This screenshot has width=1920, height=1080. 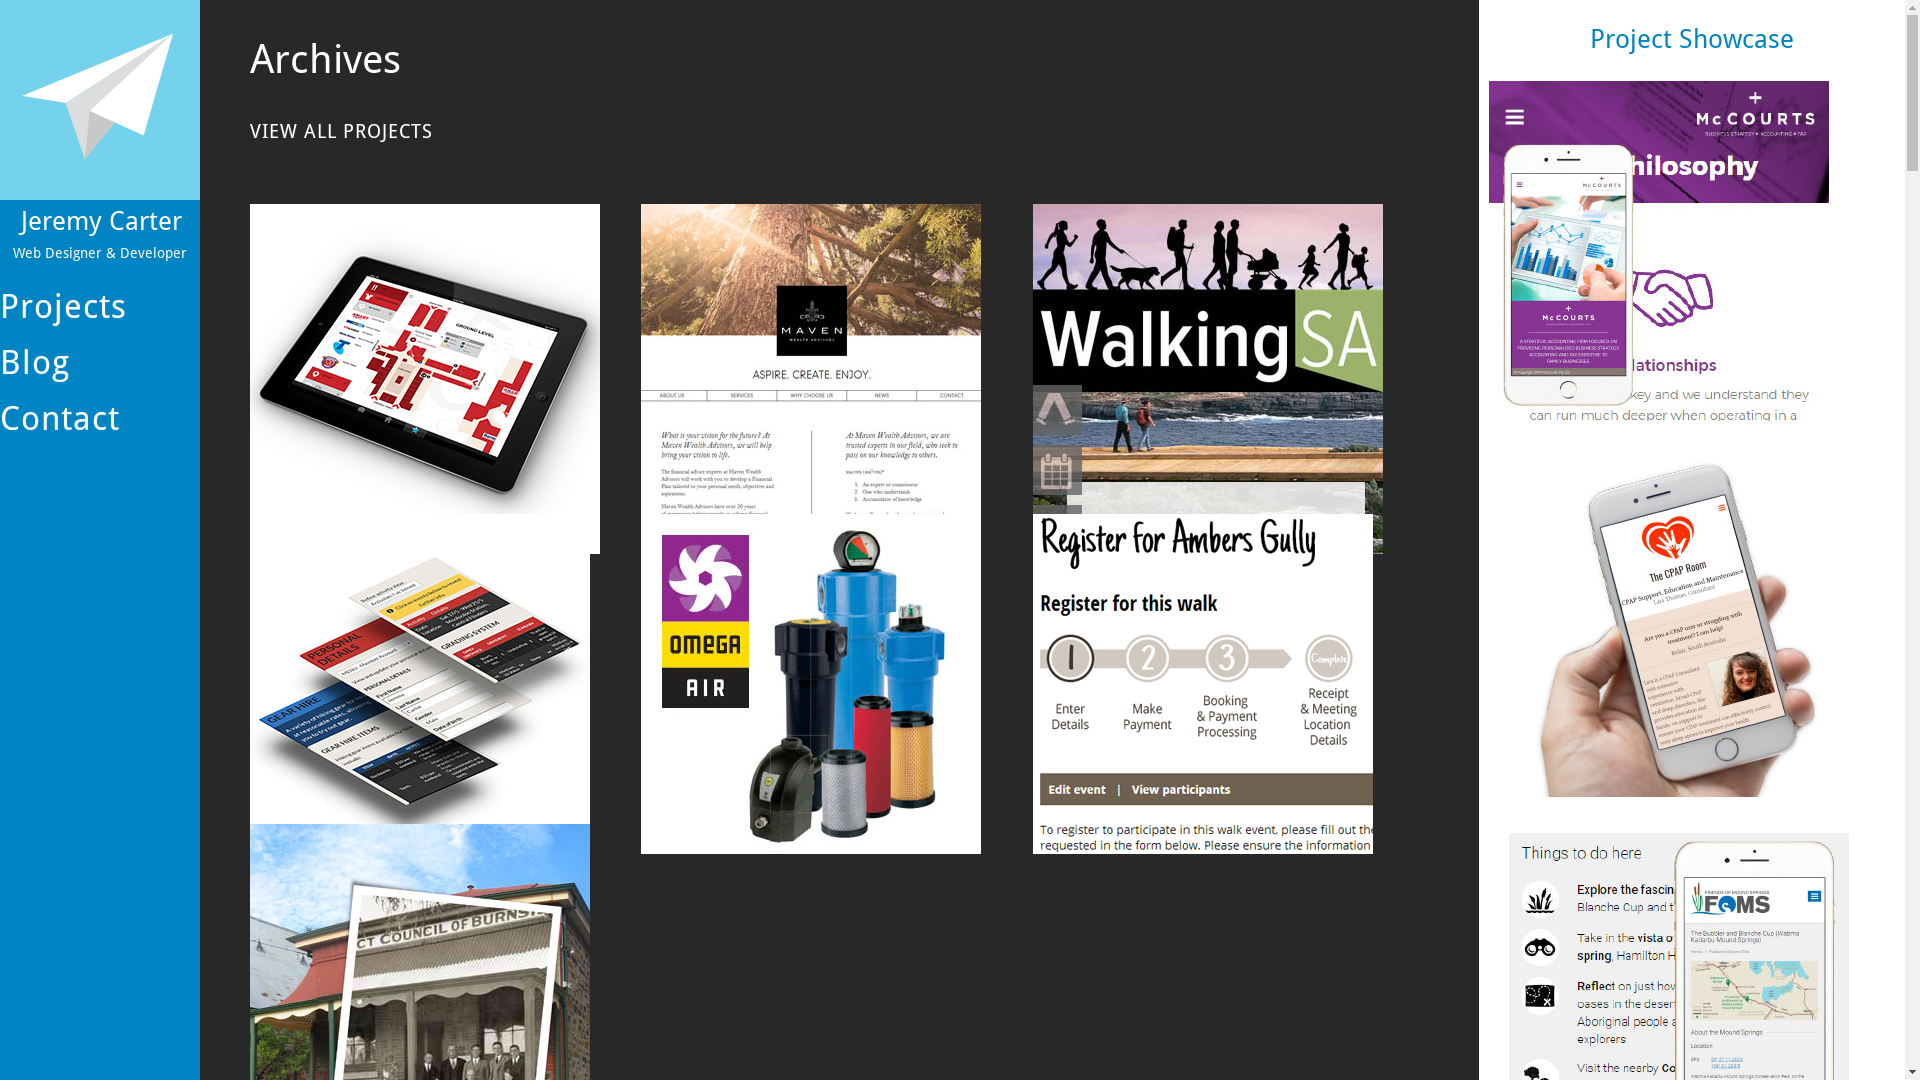 I want to click on 'Blog', so click(x=99, y=362).